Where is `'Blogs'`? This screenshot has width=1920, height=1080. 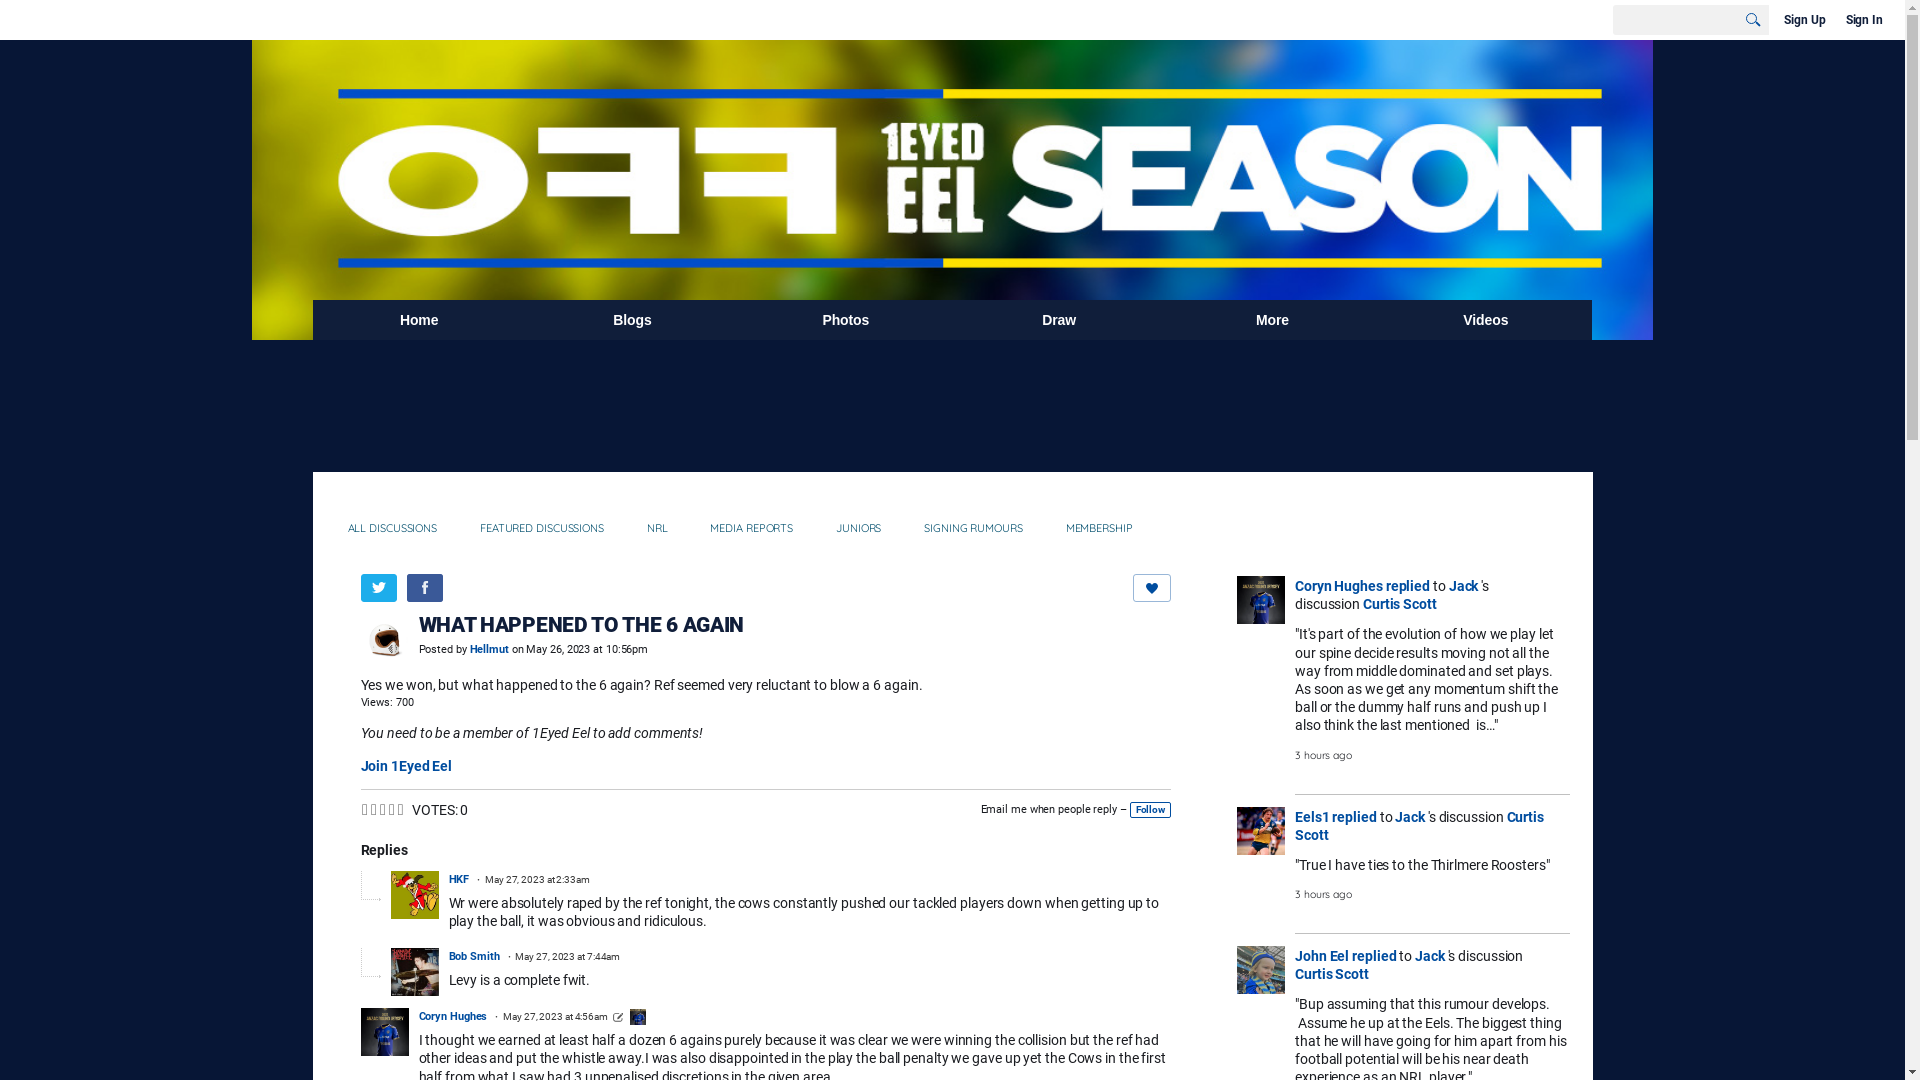
'Blogs' is located at coordinates (631, 319).